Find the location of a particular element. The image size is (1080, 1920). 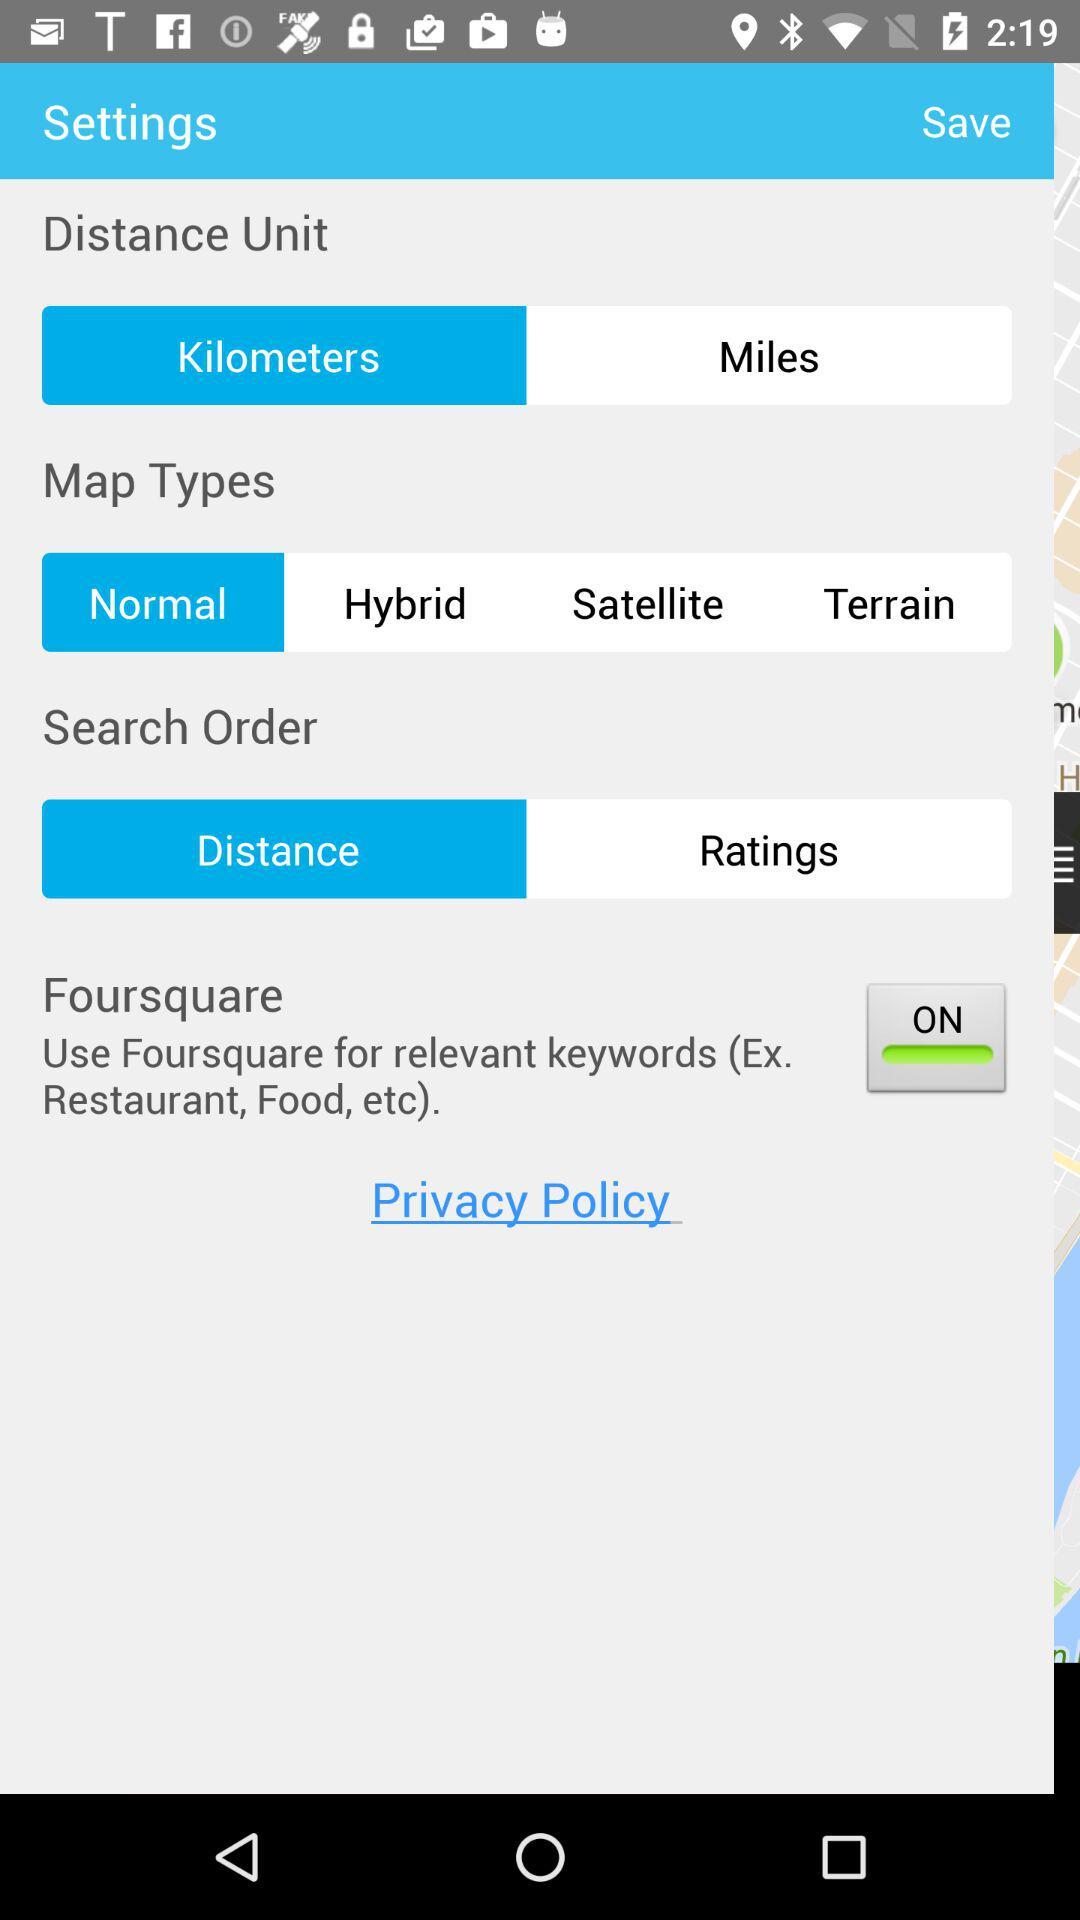

icon below ratings is located at coordinates (936, 1041).